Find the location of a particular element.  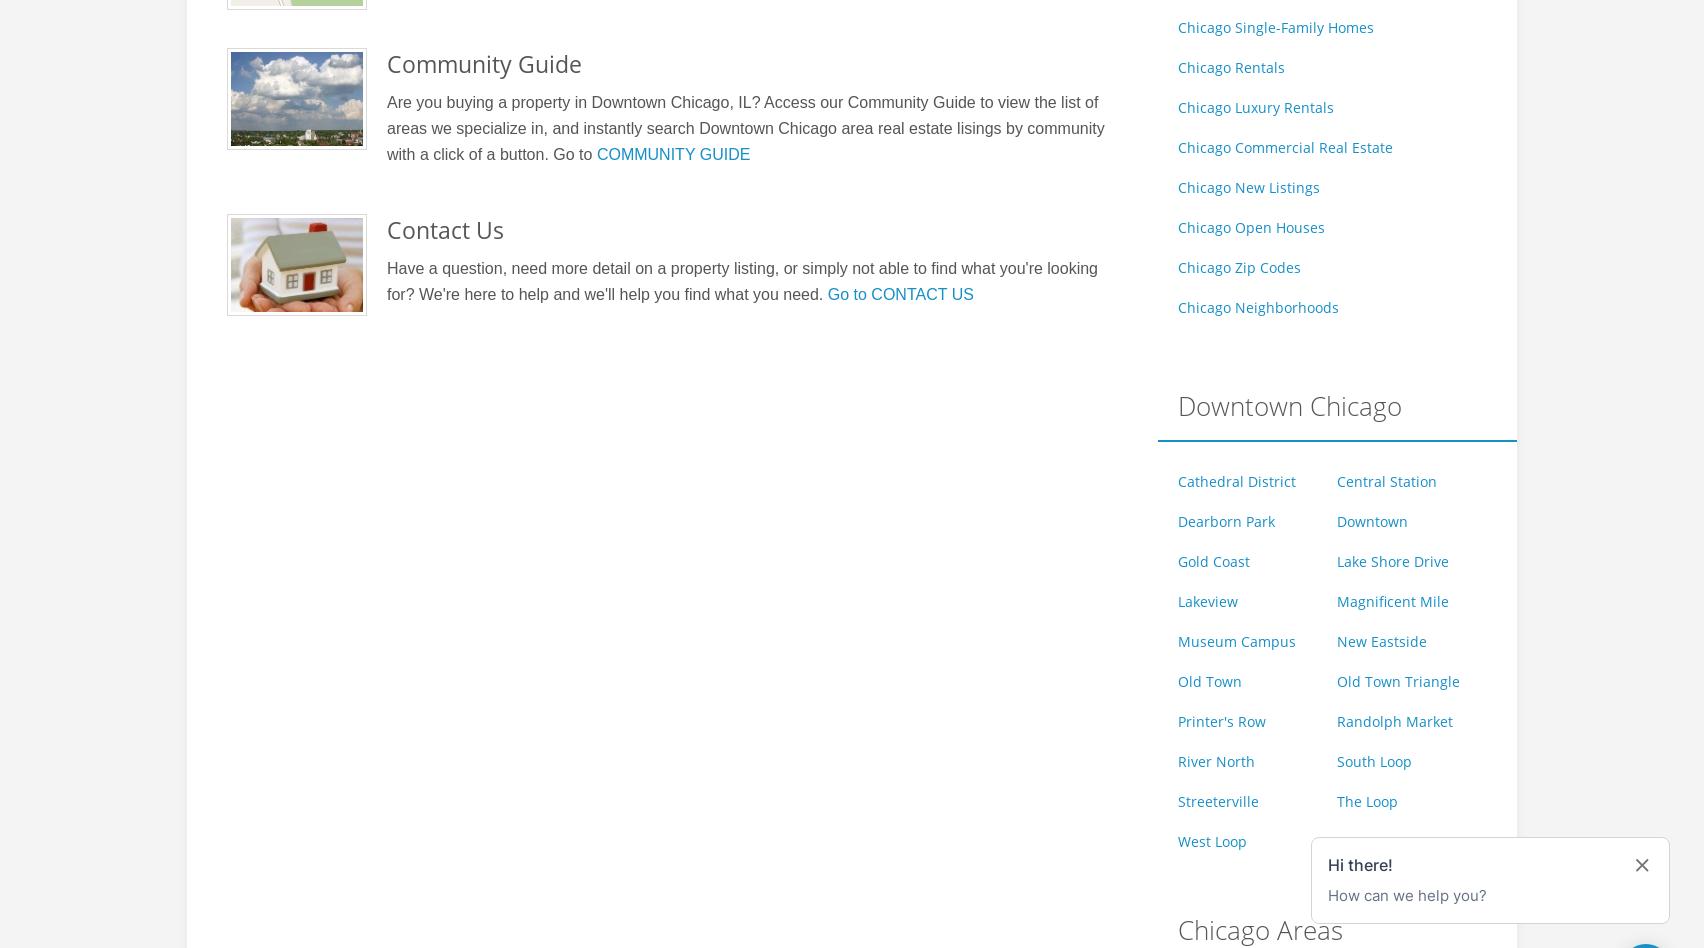

'Downtown Chicago' is located at coordinates (1289, 405).